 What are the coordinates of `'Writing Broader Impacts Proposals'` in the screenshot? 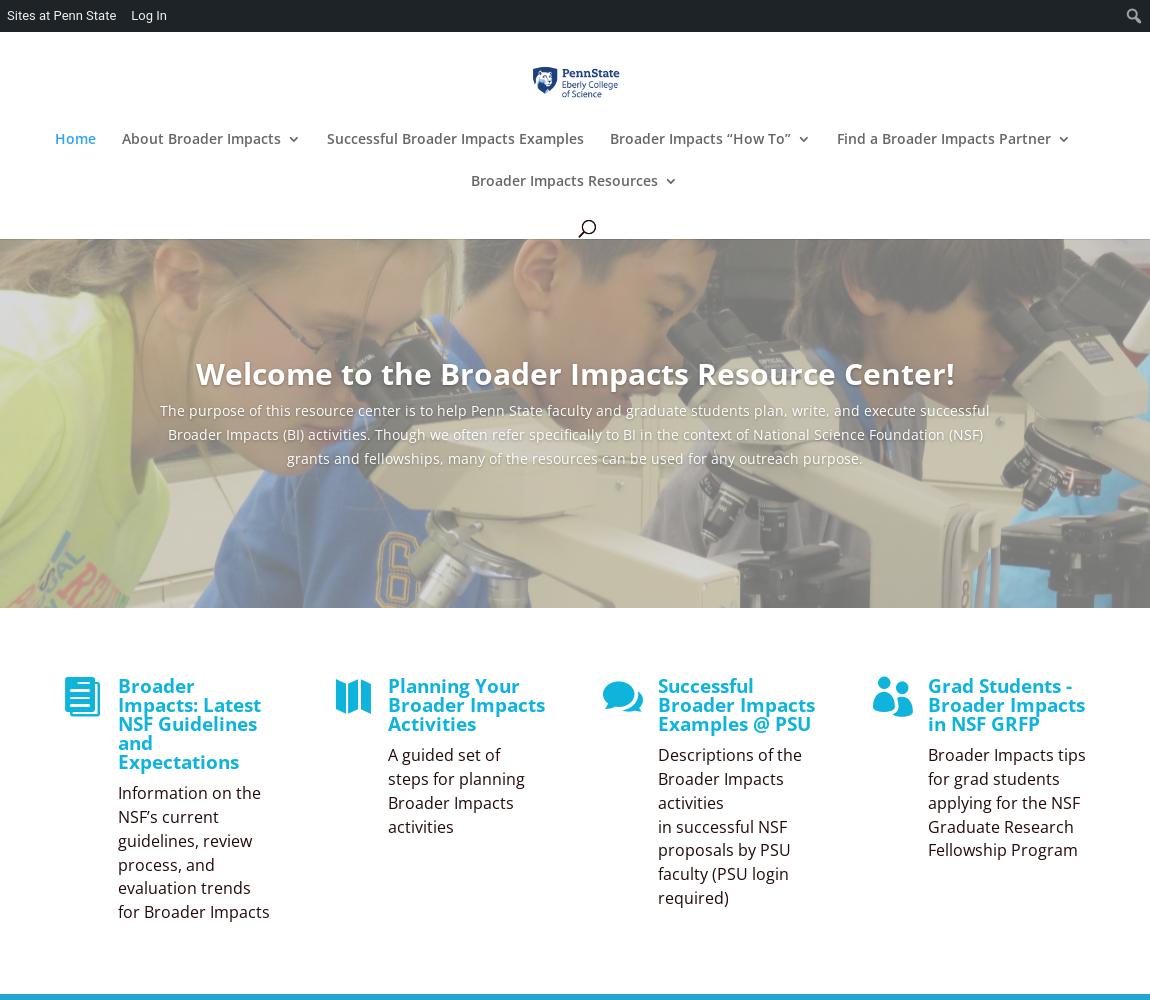 It's located at (712, 298).